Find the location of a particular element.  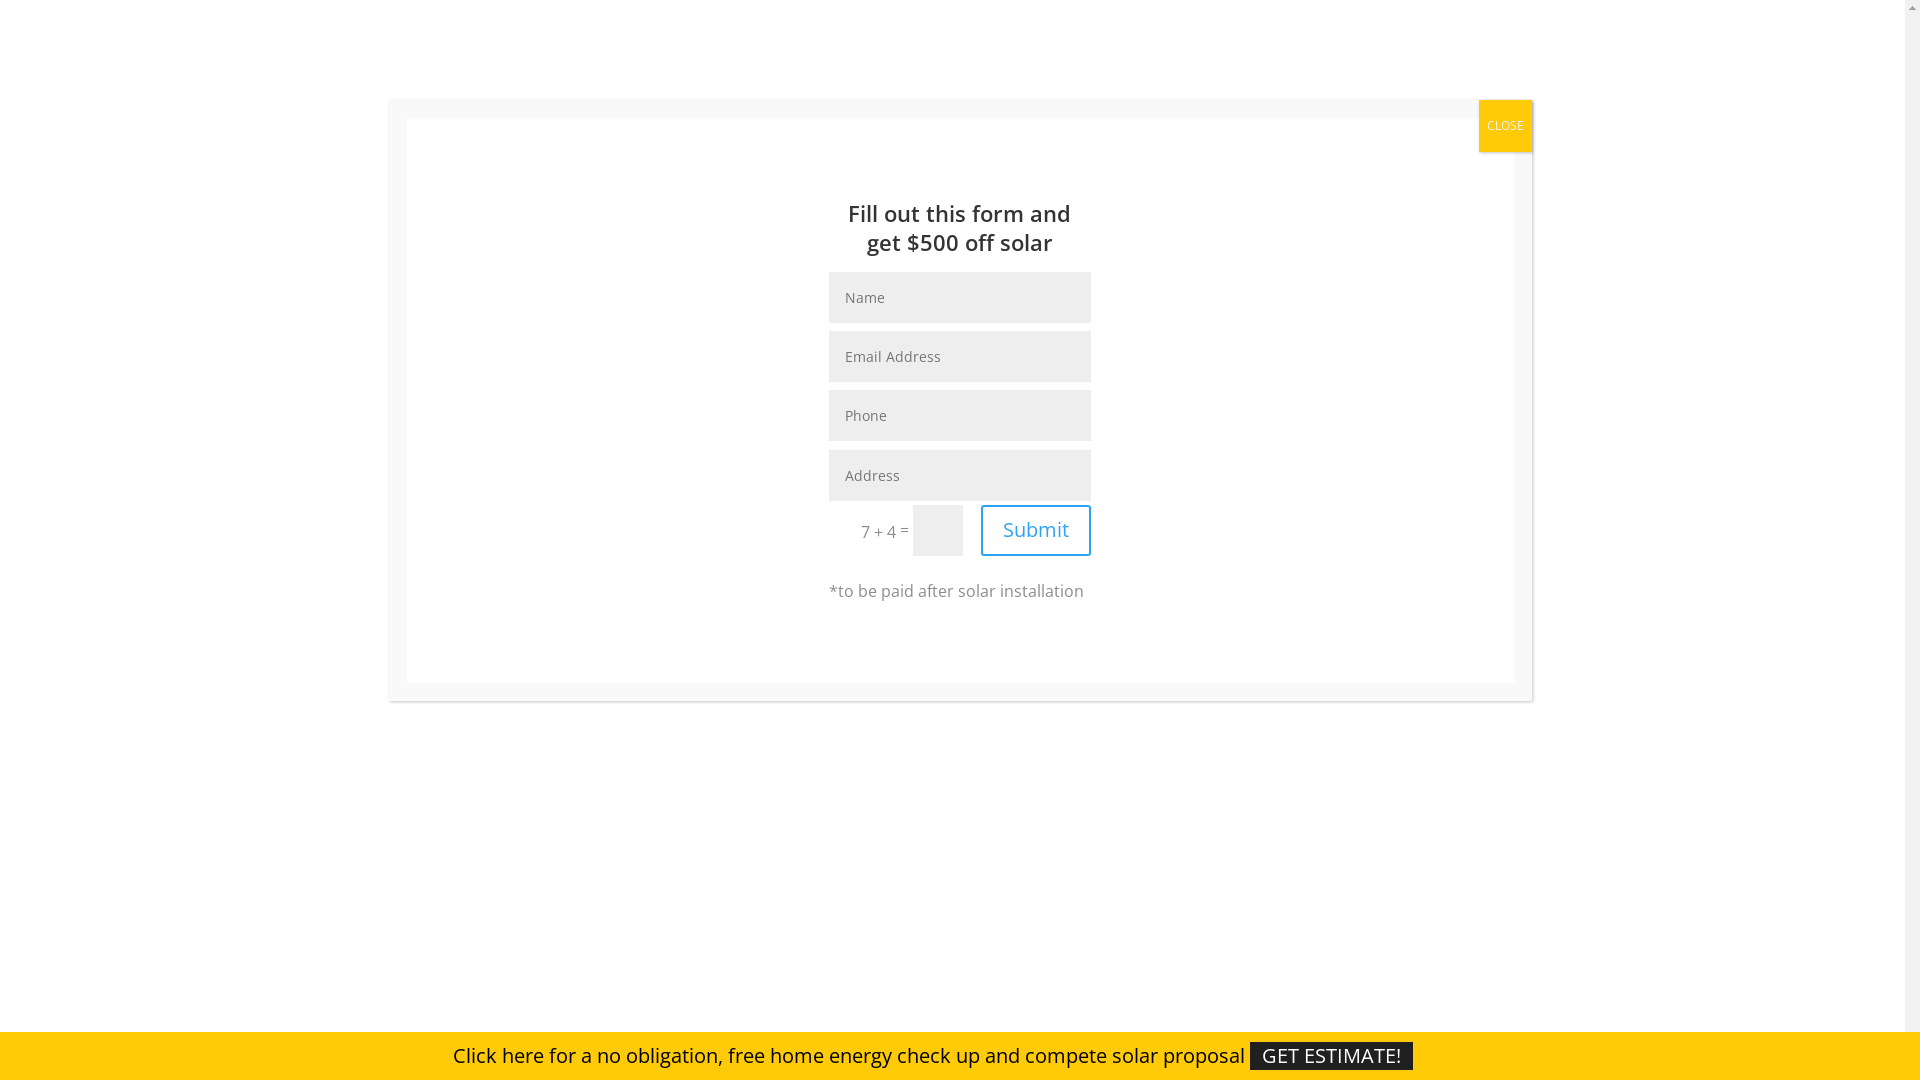

'Only numbers allowed.' is located at coordinates (960, 414).